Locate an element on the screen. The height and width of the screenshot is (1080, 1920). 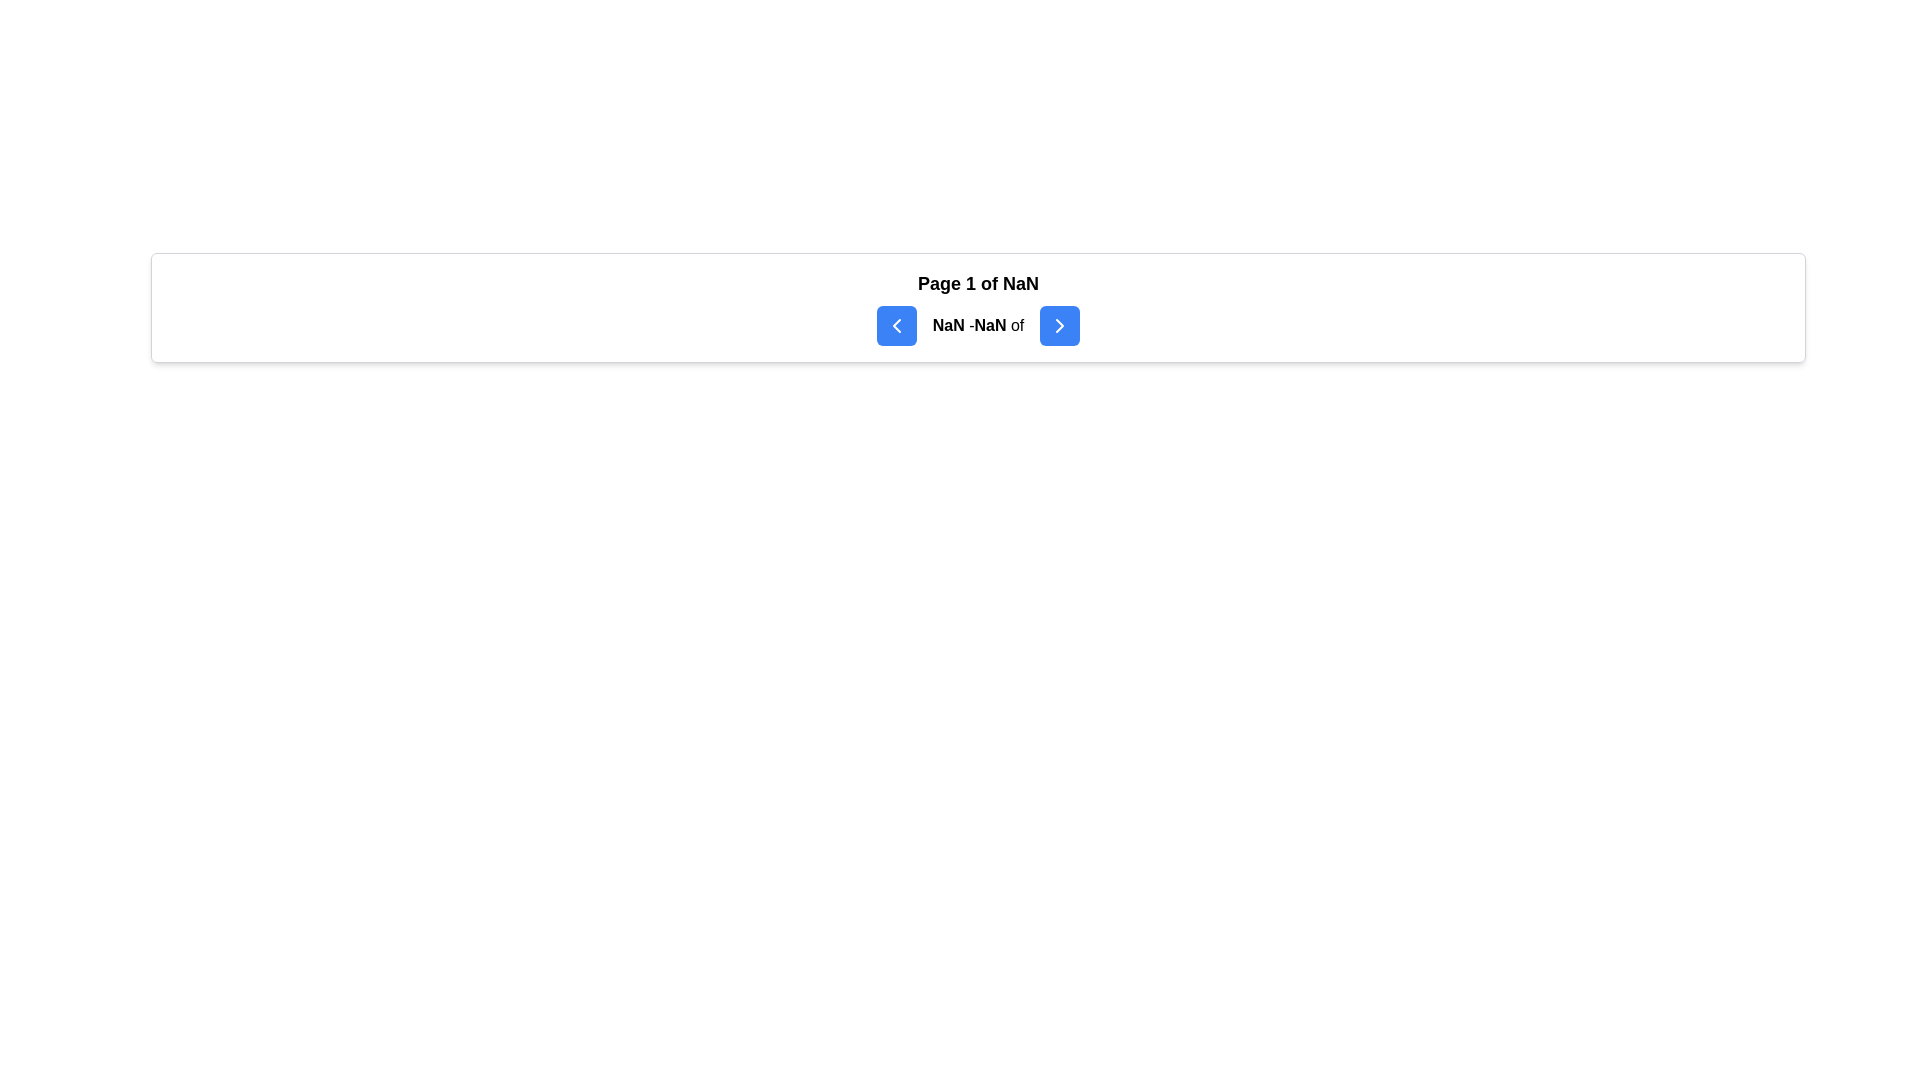
the 'Next' button located at the center of the interface, which is the rightmost button in the navigation control group is located at coordinates (1059, 325).